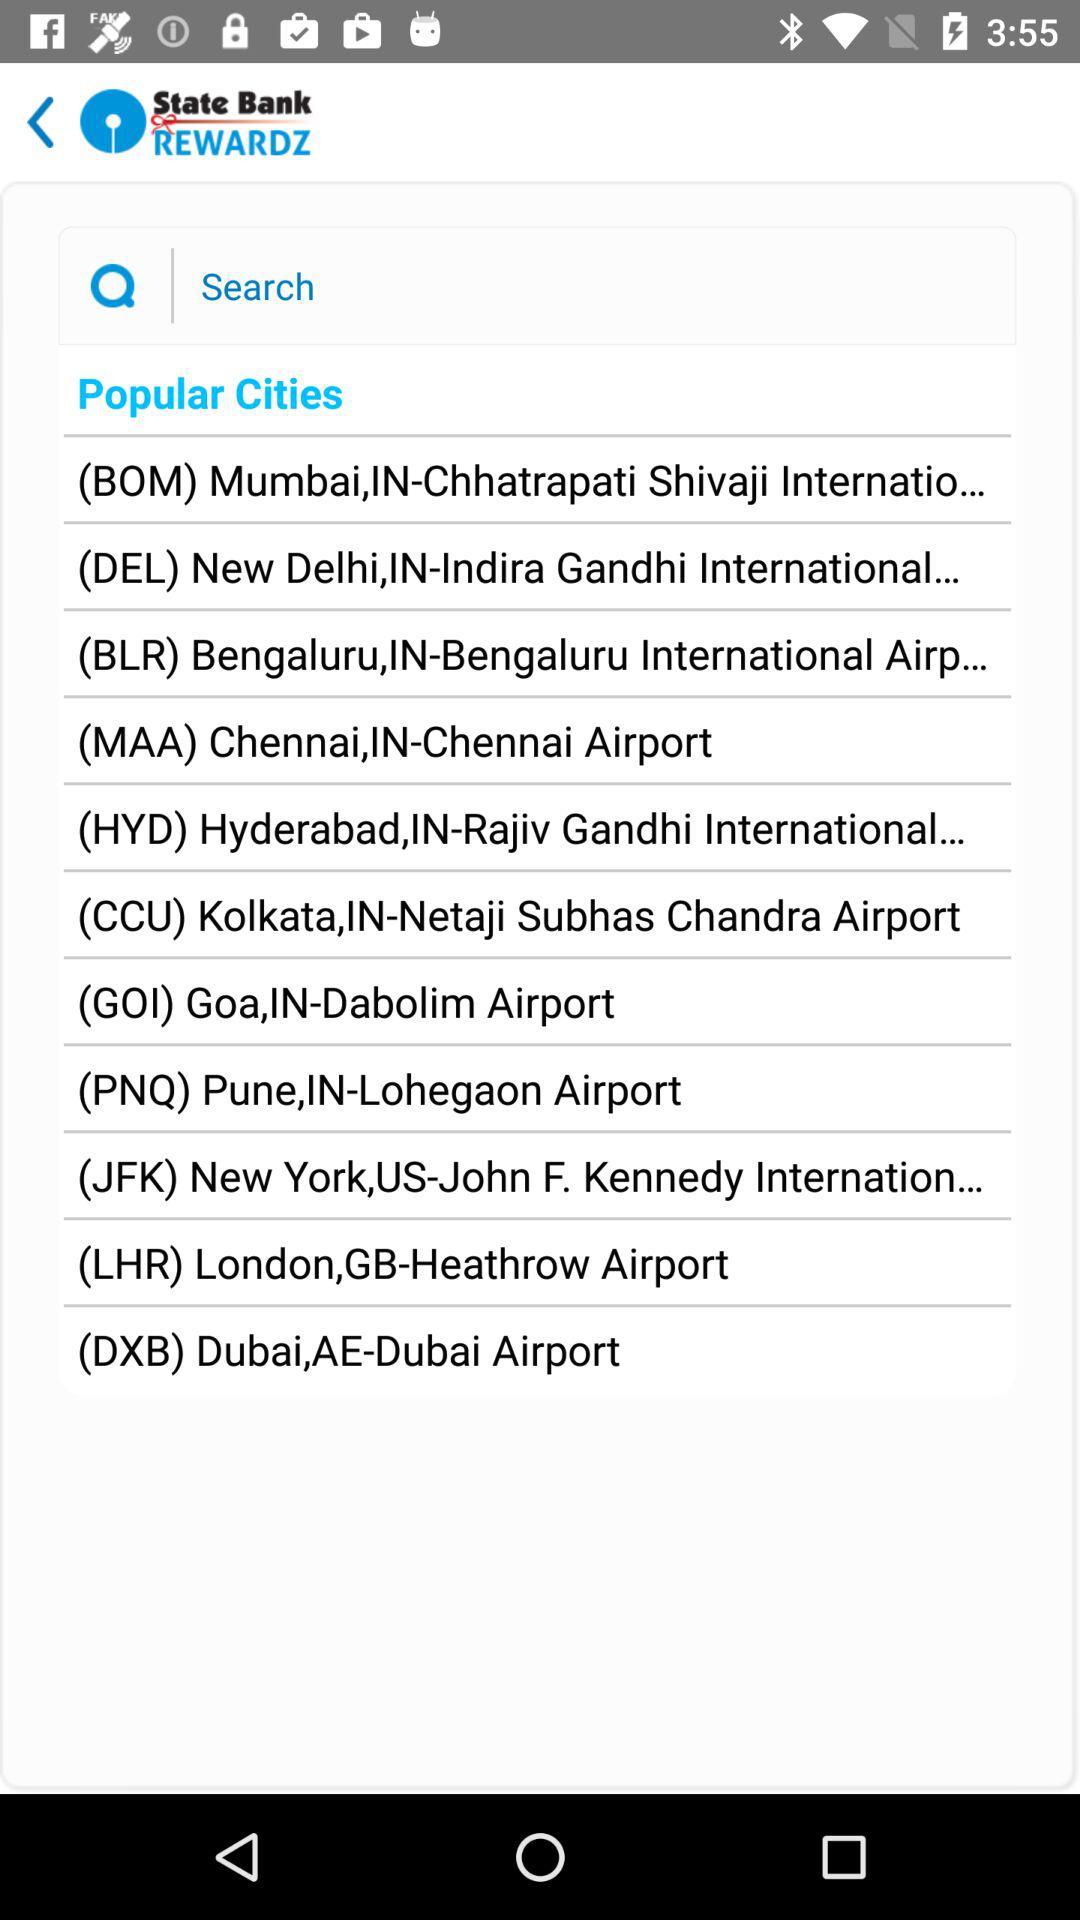  What do you see at coordinates (347, 1349) in the screenshot?
I see `dxb dubai ae` at bounding box center [347, 1349].